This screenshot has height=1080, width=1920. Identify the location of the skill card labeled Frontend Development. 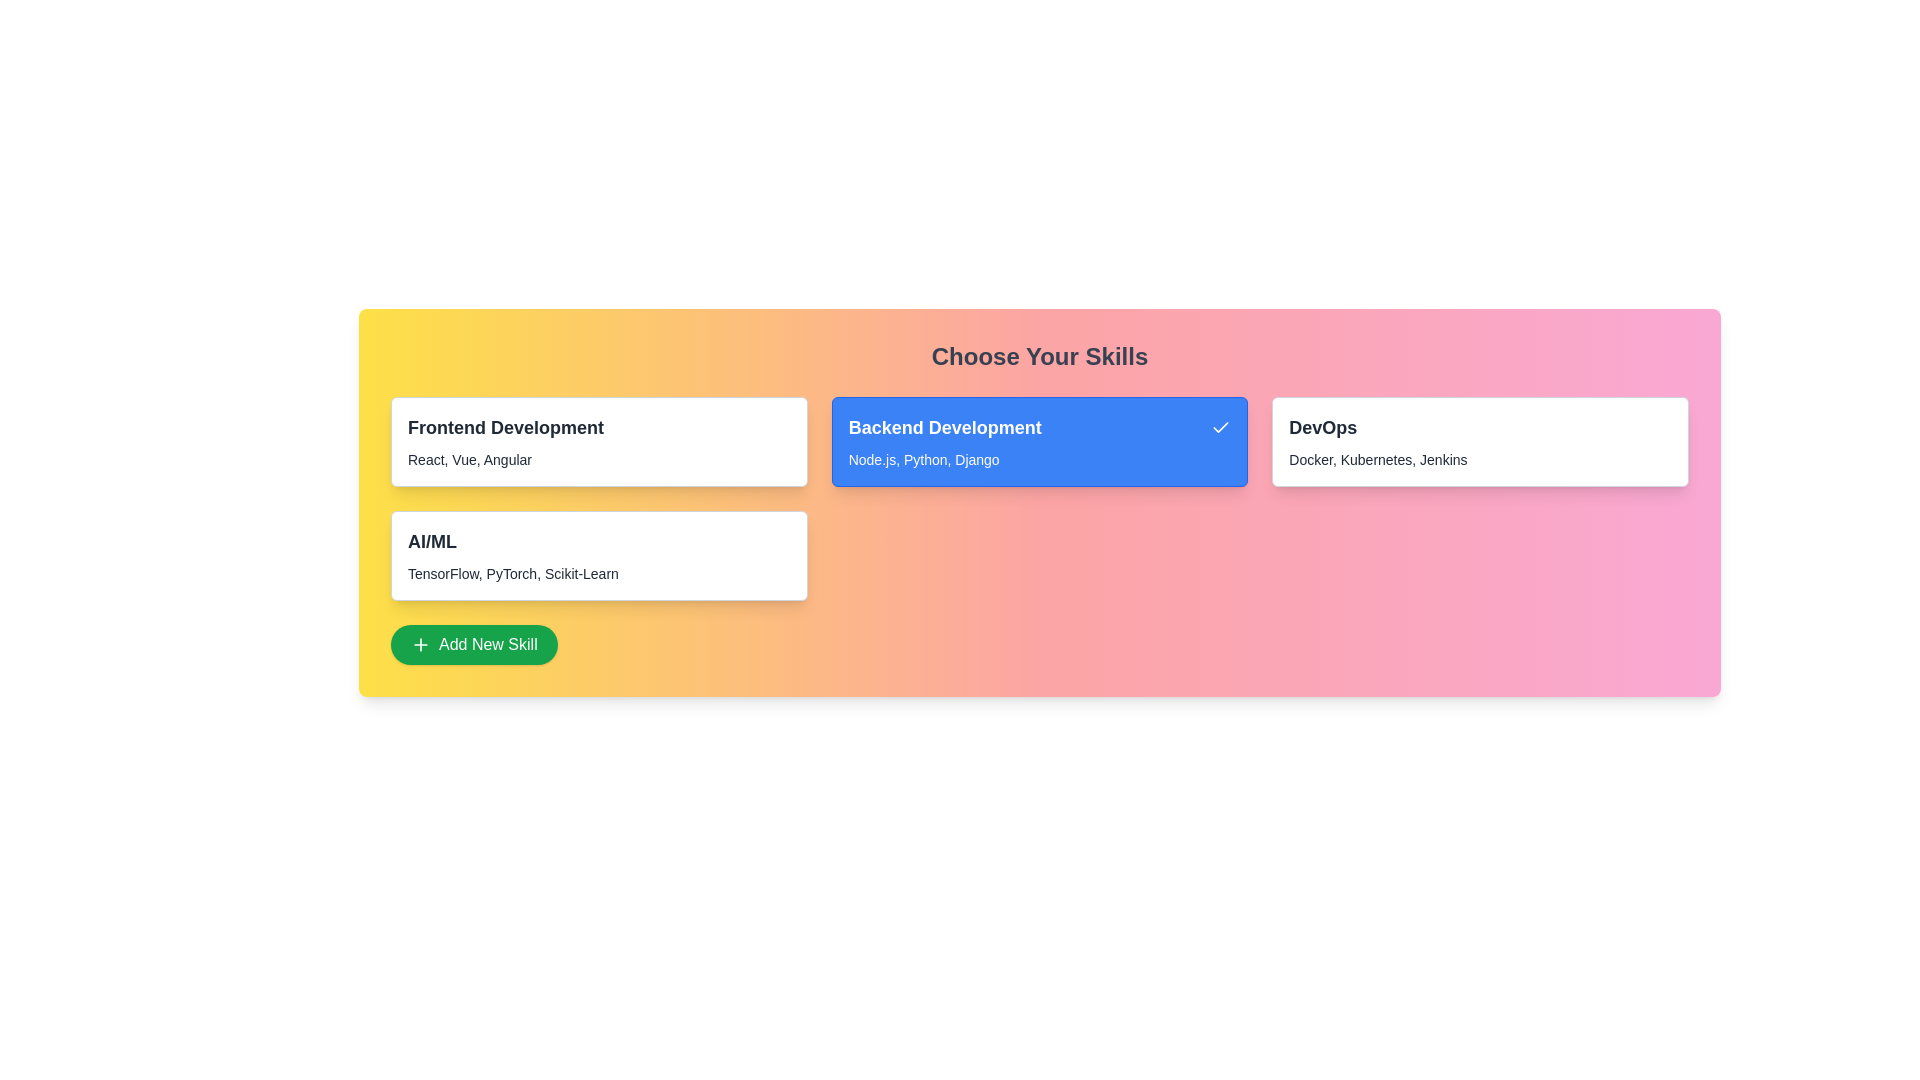
(598, 441).